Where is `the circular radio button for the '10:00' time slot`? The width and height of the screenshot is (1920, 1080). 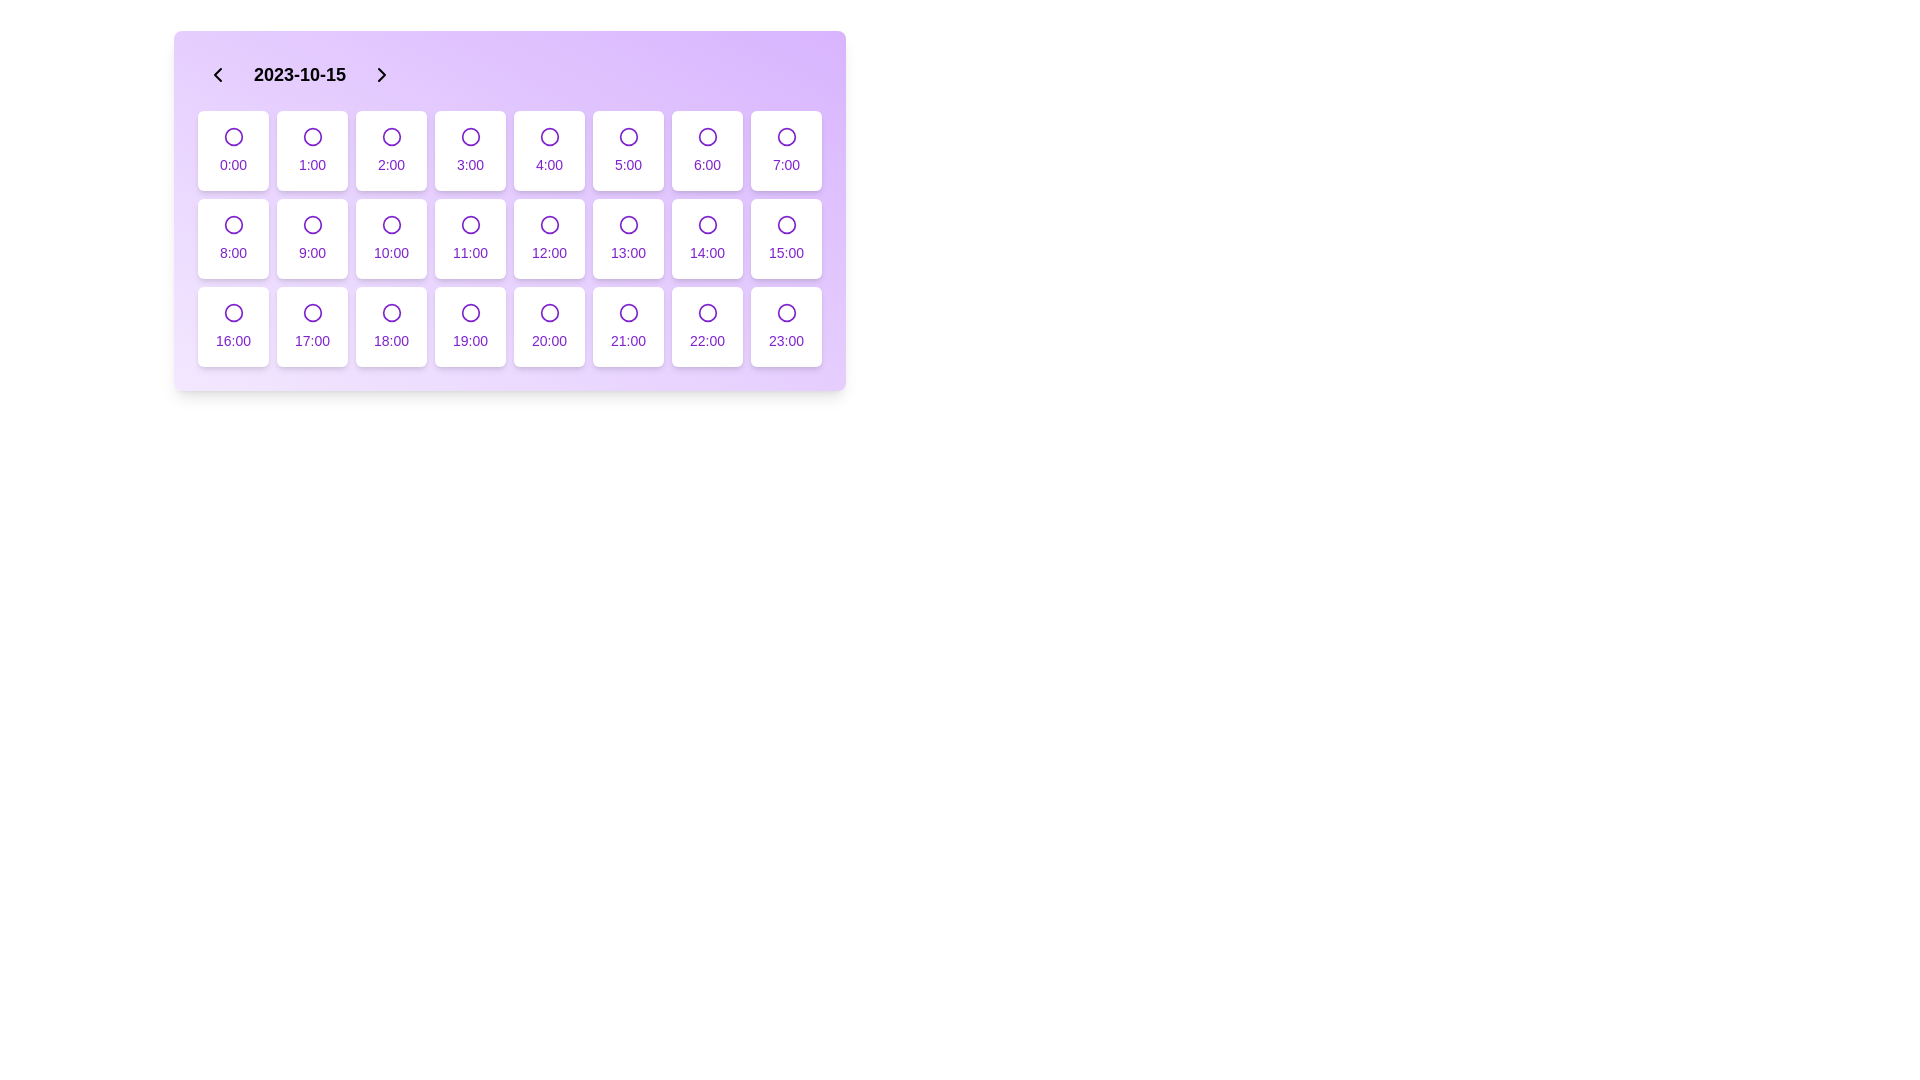 the circular radio button for the '10:00' time slot is located at coordinates (391, 224).